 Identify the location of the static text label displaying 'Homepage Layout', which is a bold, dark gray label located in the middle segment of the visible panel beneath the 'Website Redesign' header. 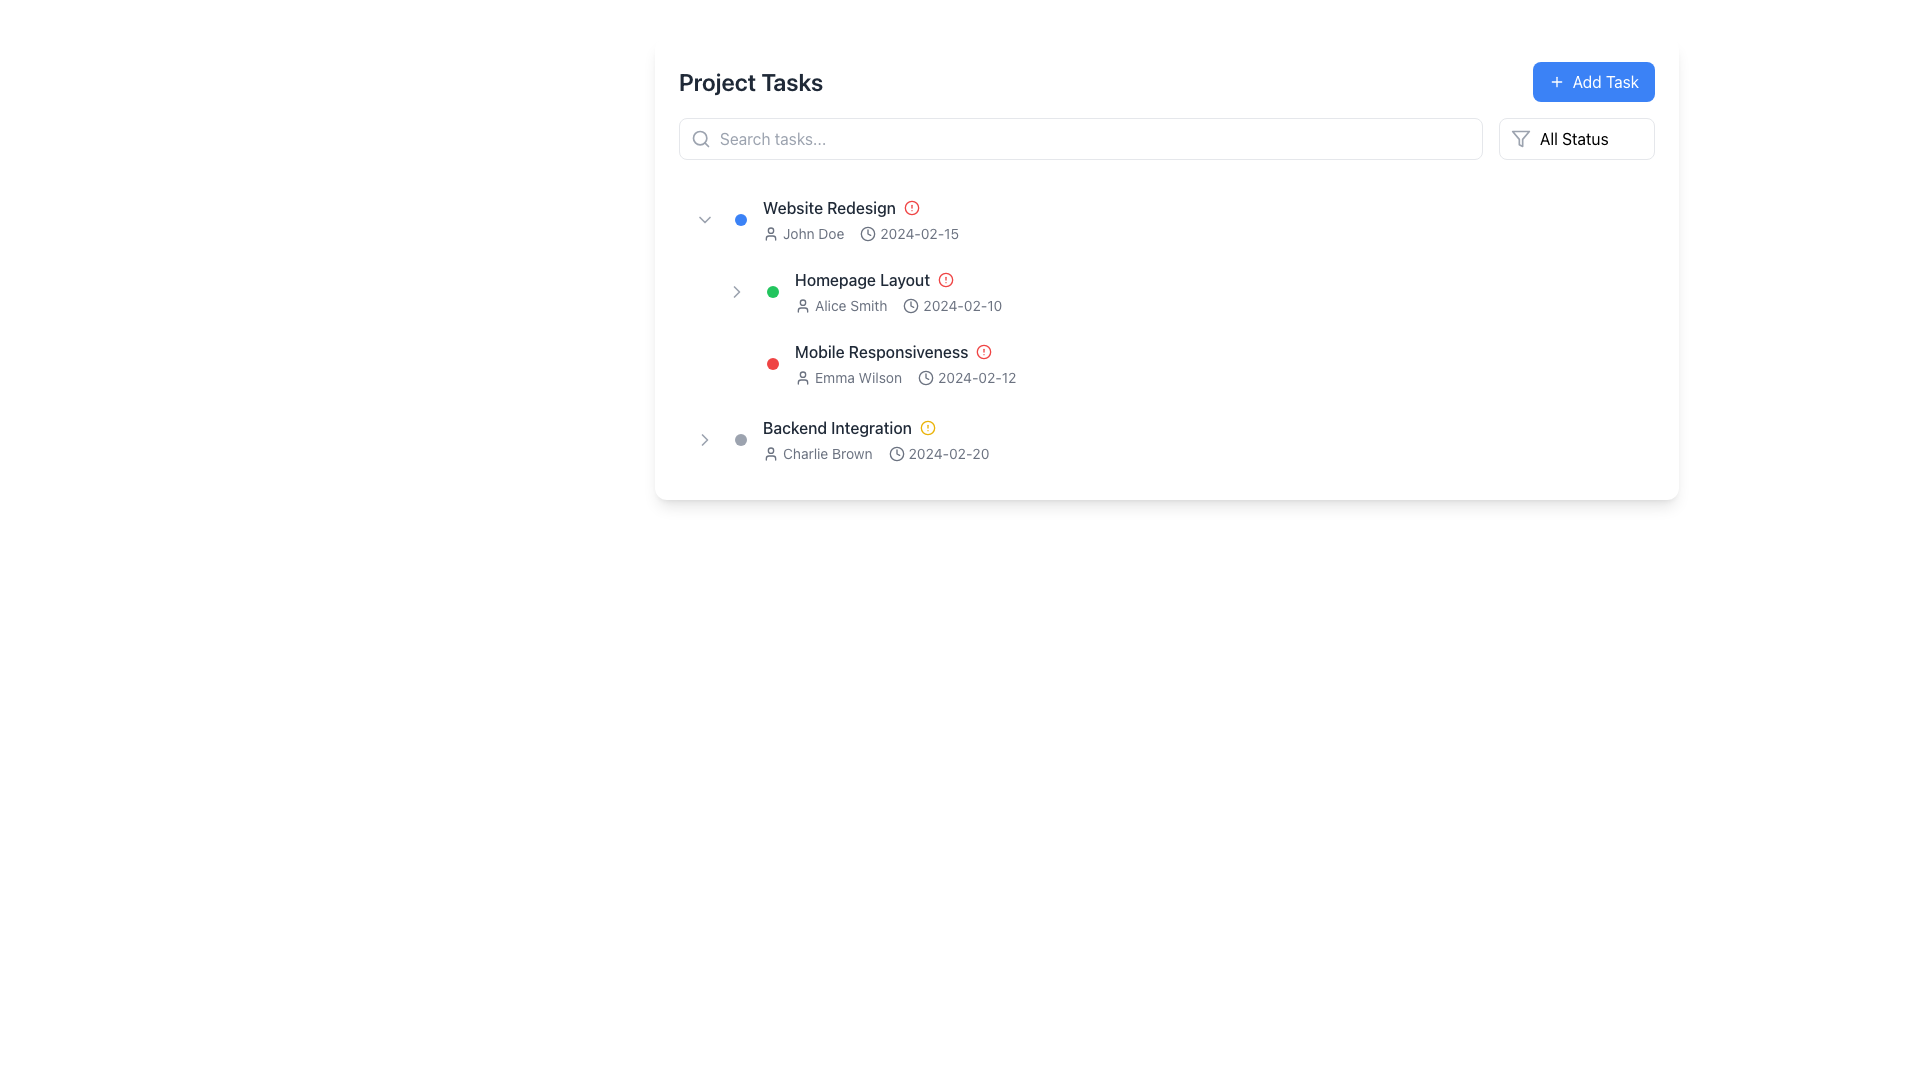
(862, 280).